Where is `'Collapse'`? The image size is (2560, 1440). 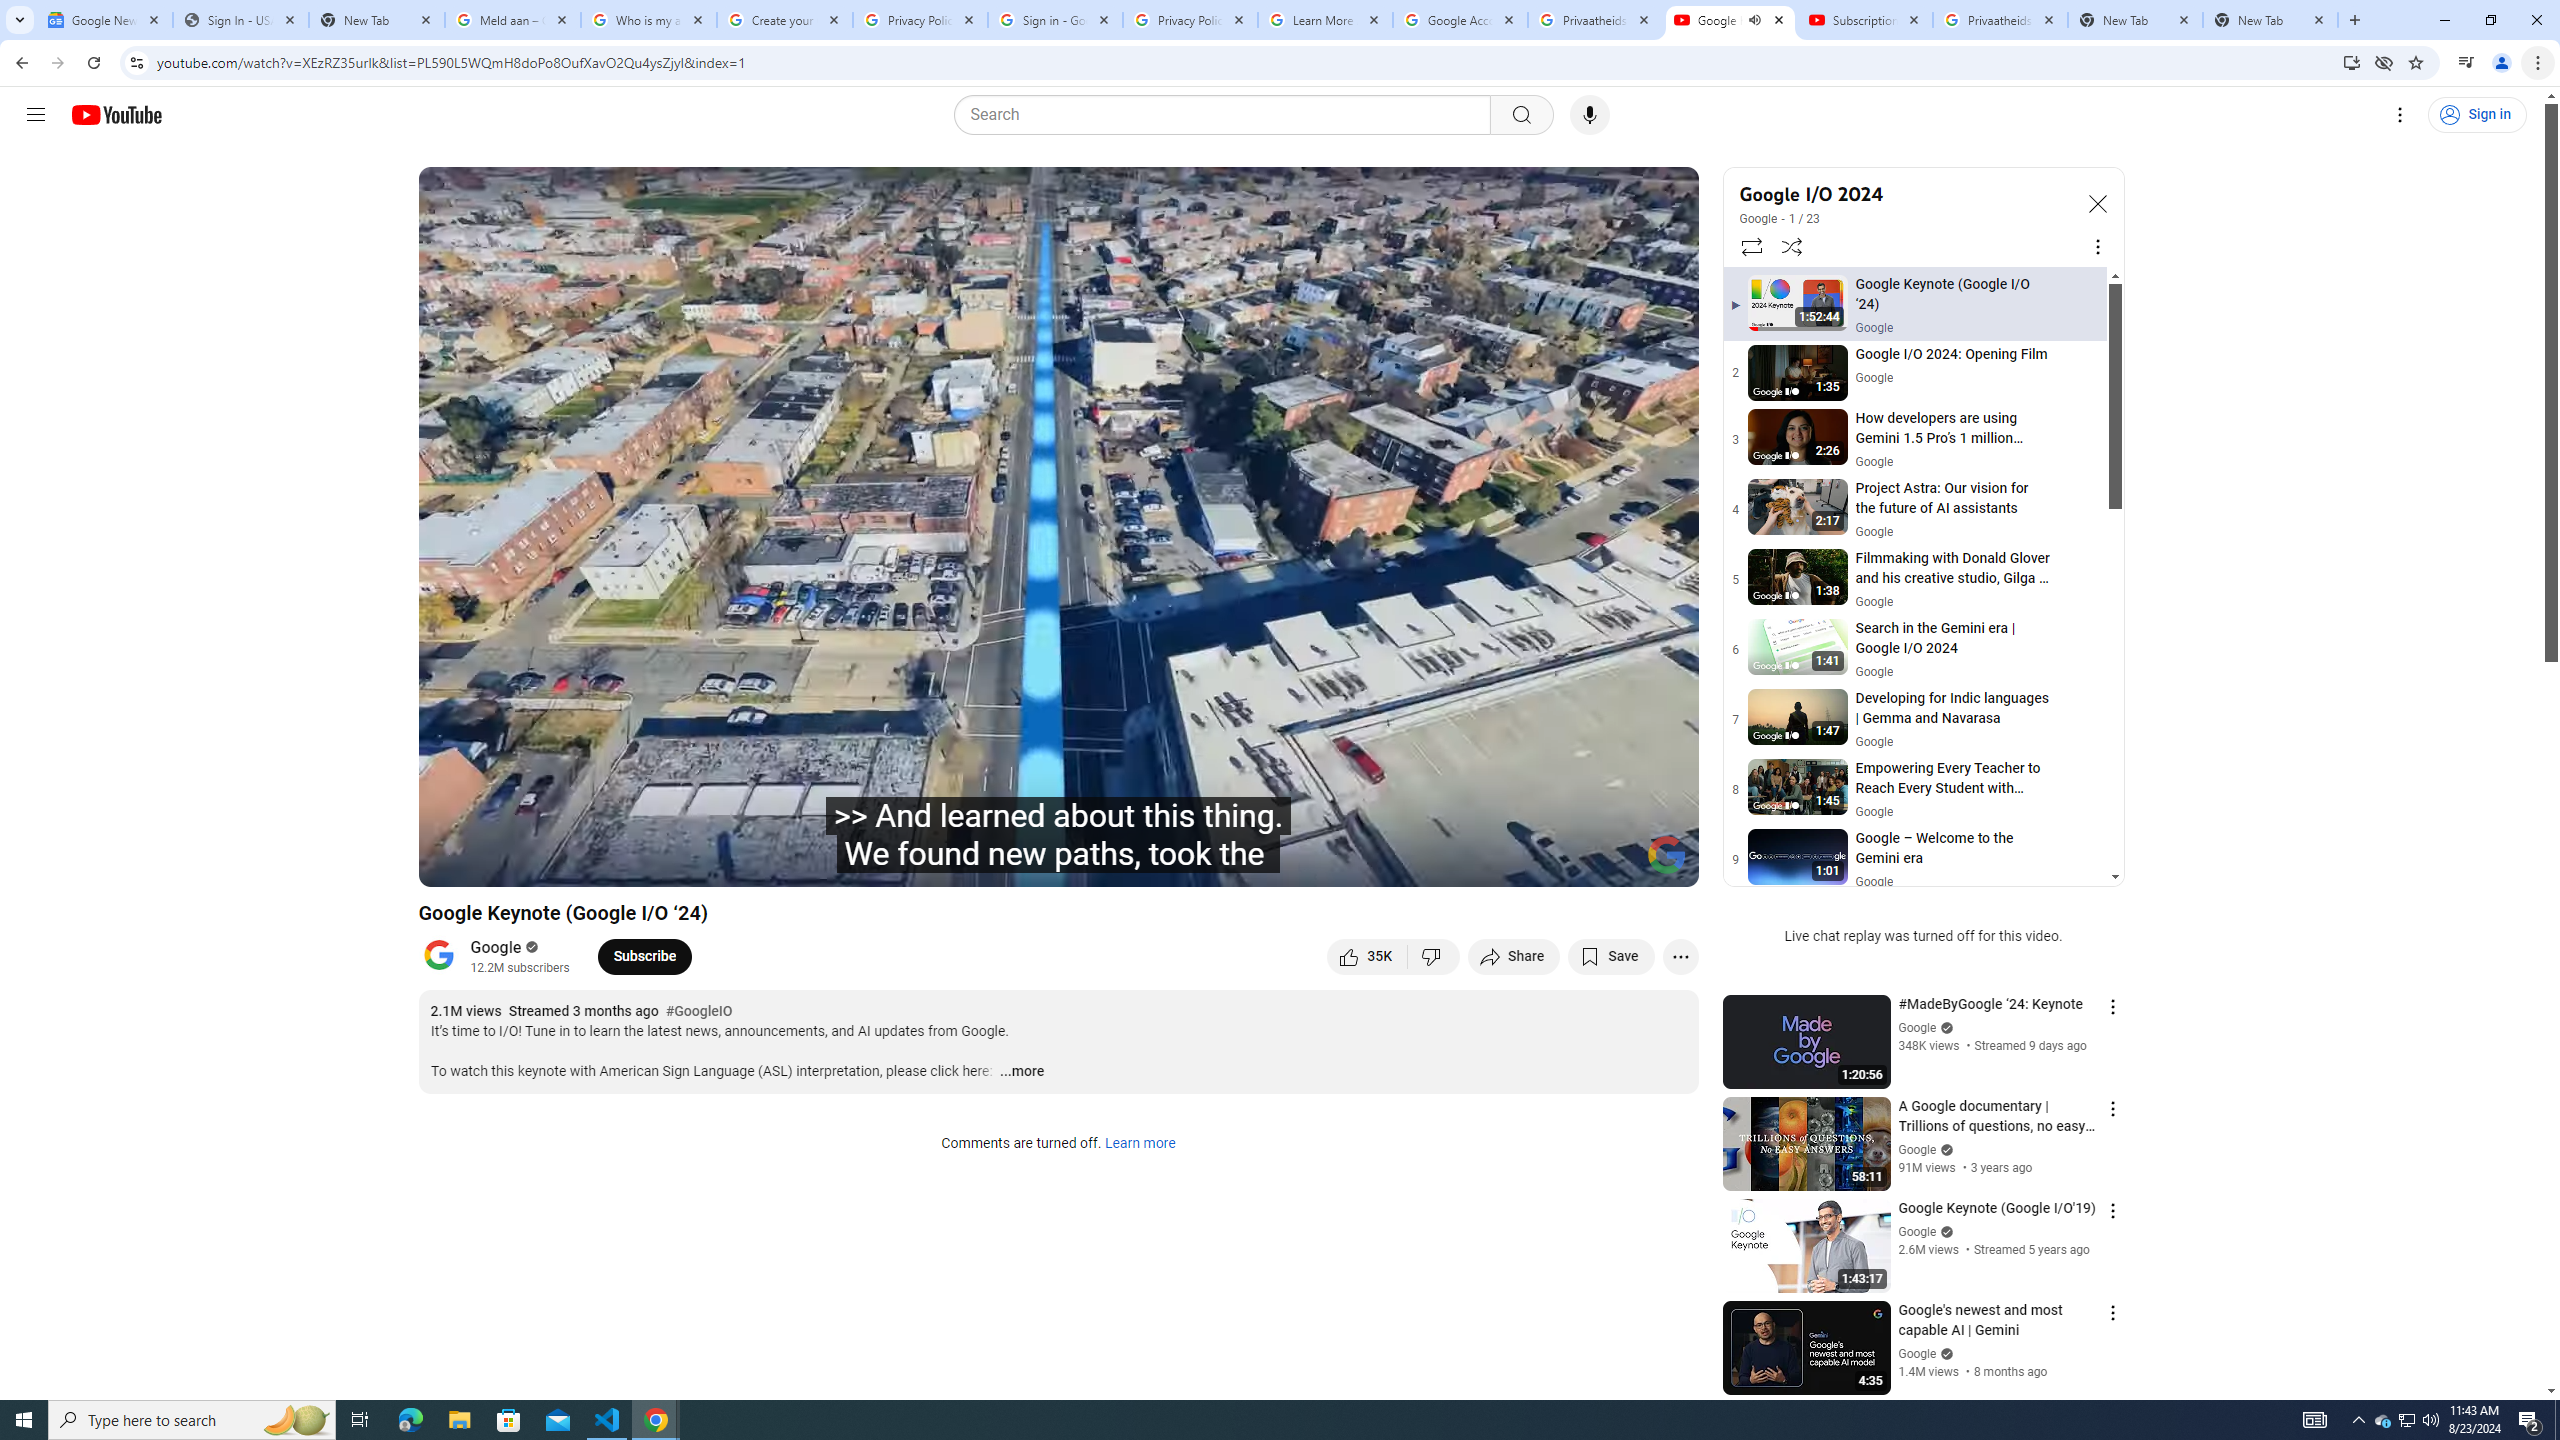
'Collapse' is located at coordinates (2095, 202).